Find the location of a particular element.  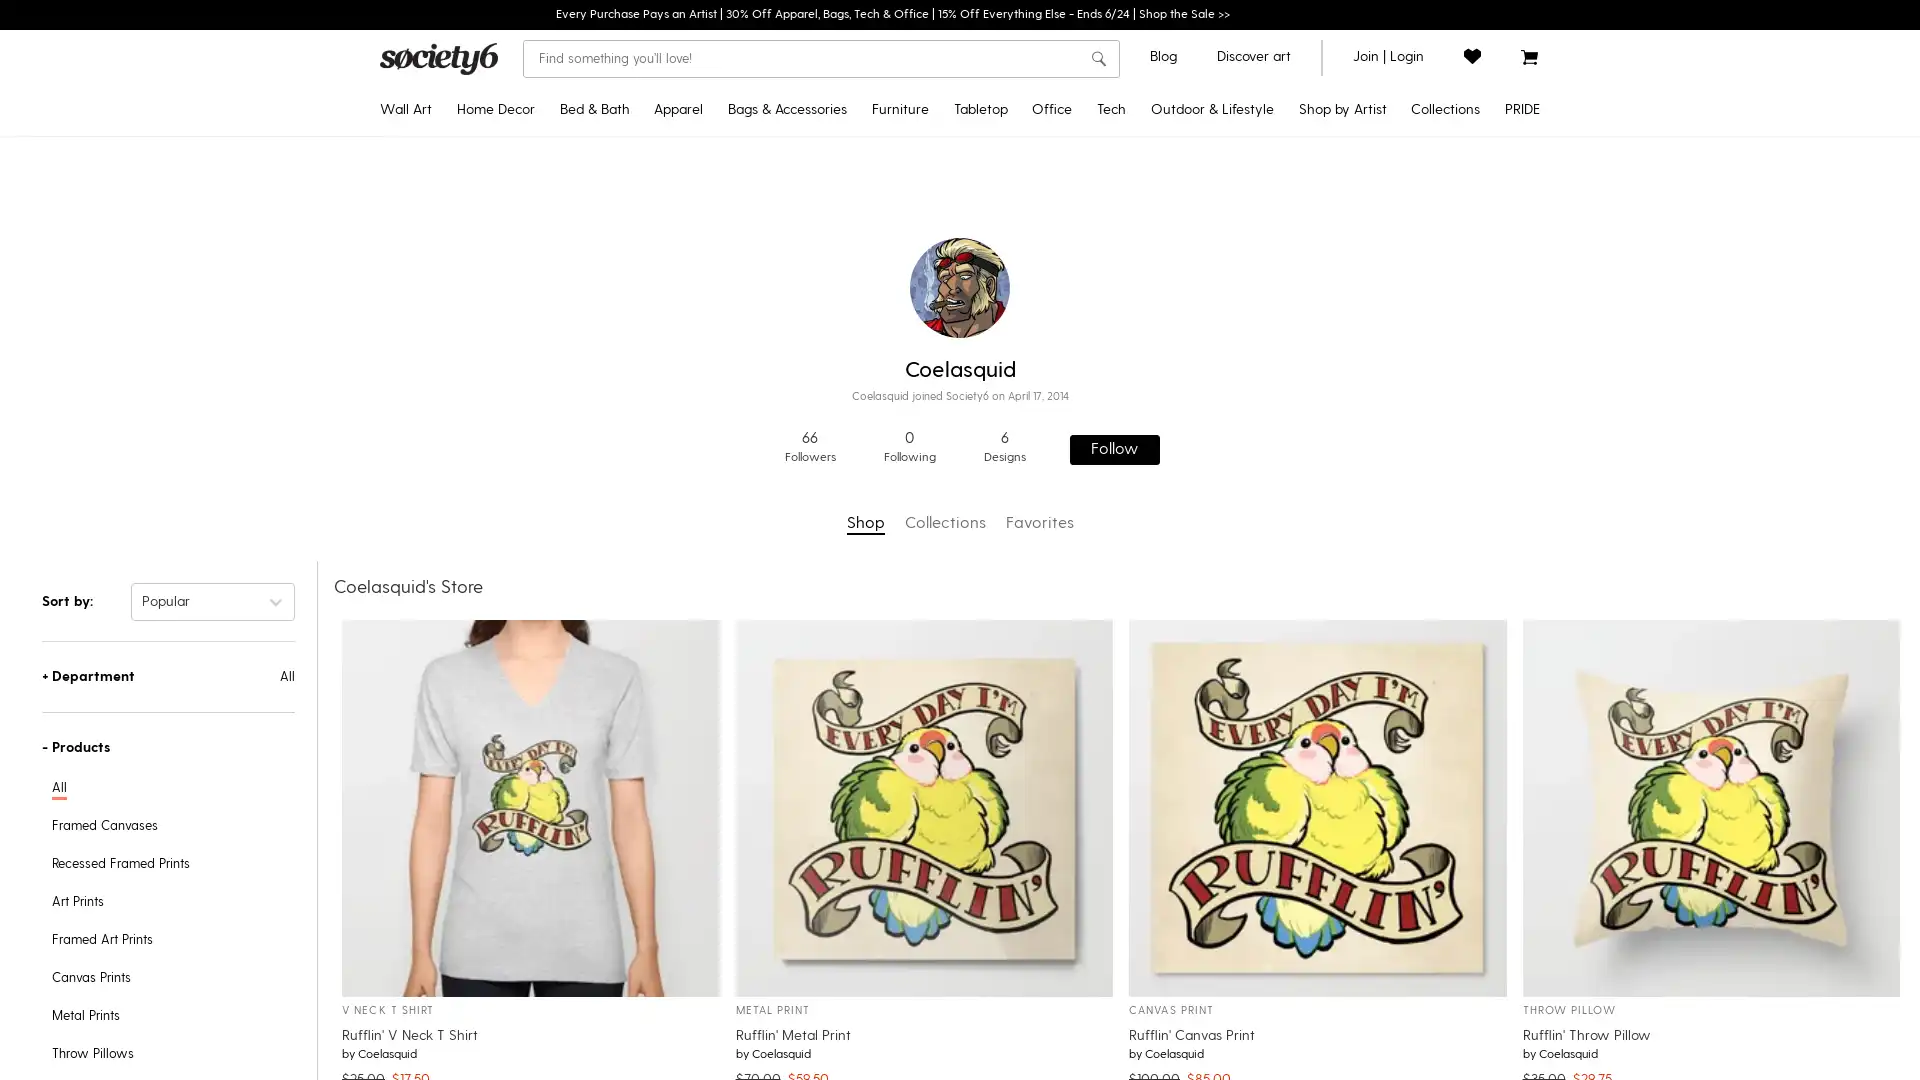

Bath Mats is located at coordinates (637, 289).